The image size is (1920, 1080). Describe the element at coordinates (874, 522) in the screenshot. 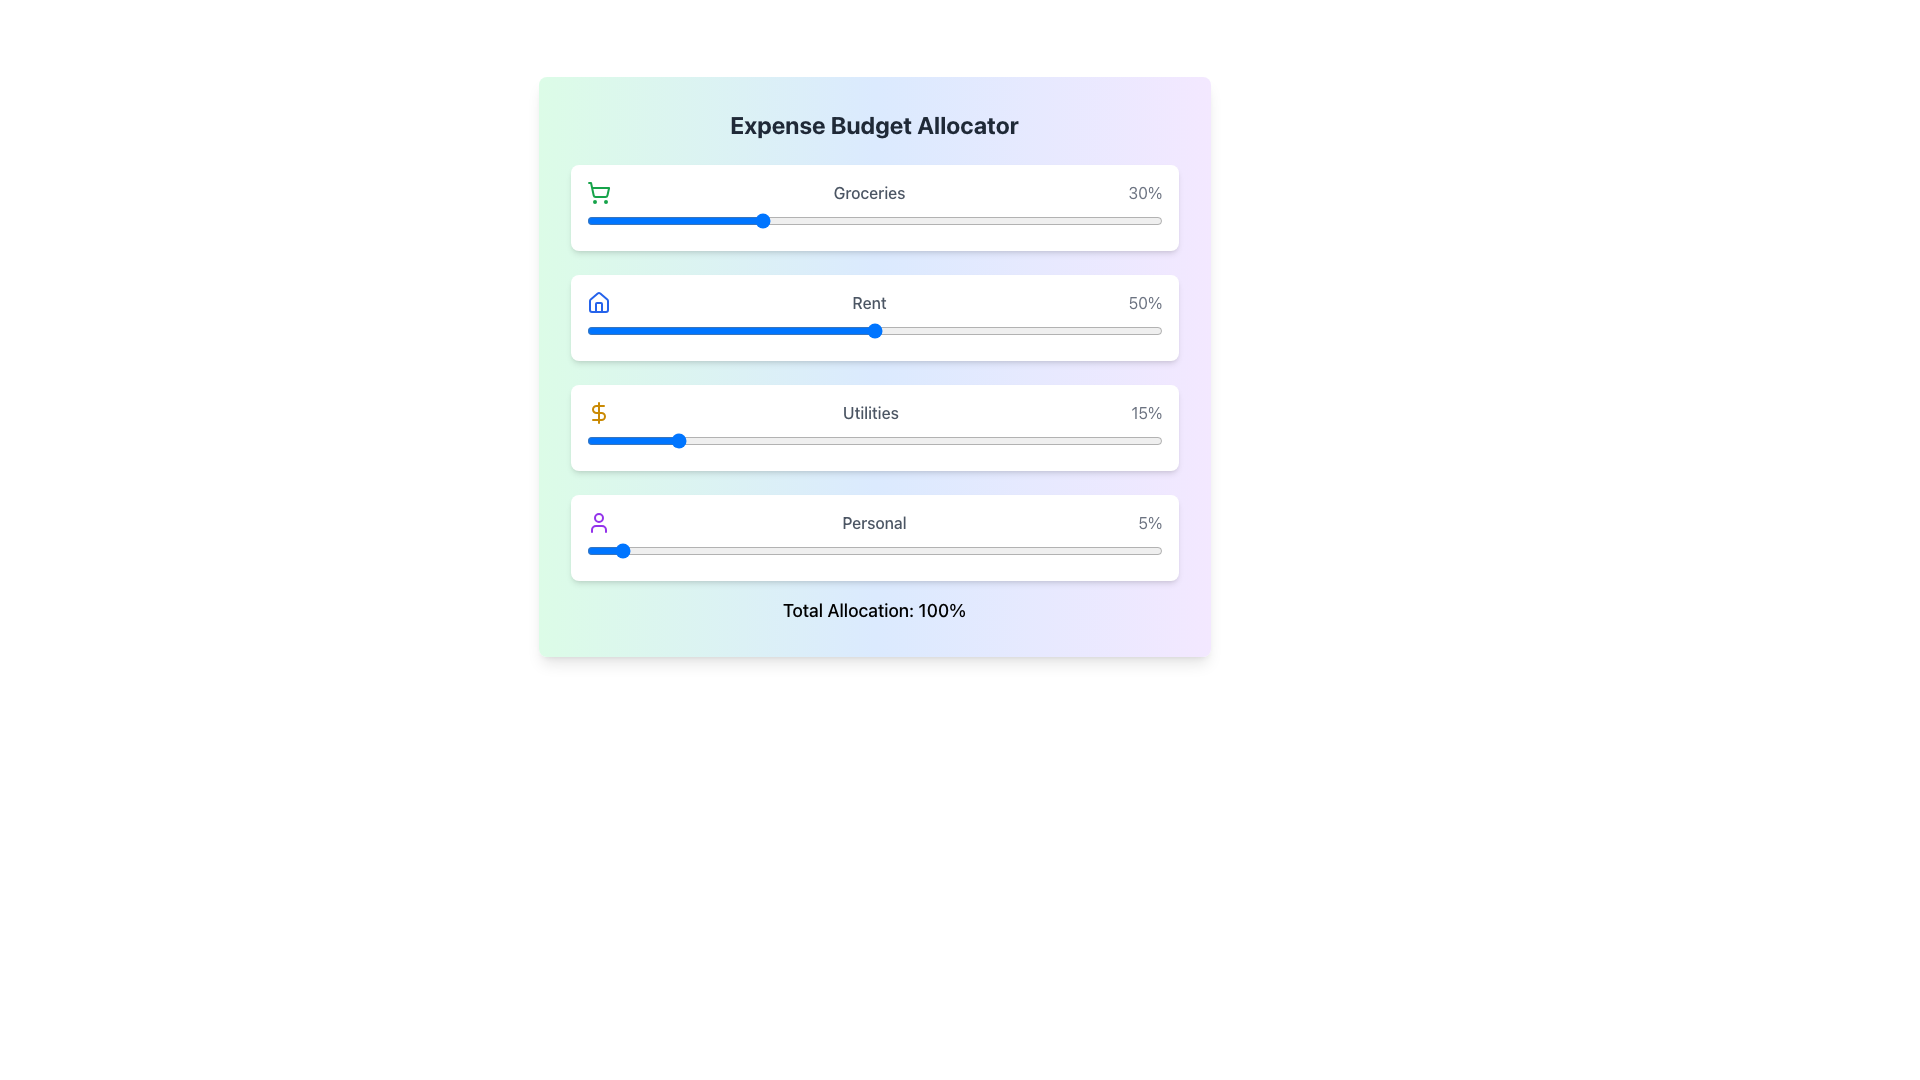

I see `the 'Personal' text label in the Expense Budget Allocator interface` at that location.